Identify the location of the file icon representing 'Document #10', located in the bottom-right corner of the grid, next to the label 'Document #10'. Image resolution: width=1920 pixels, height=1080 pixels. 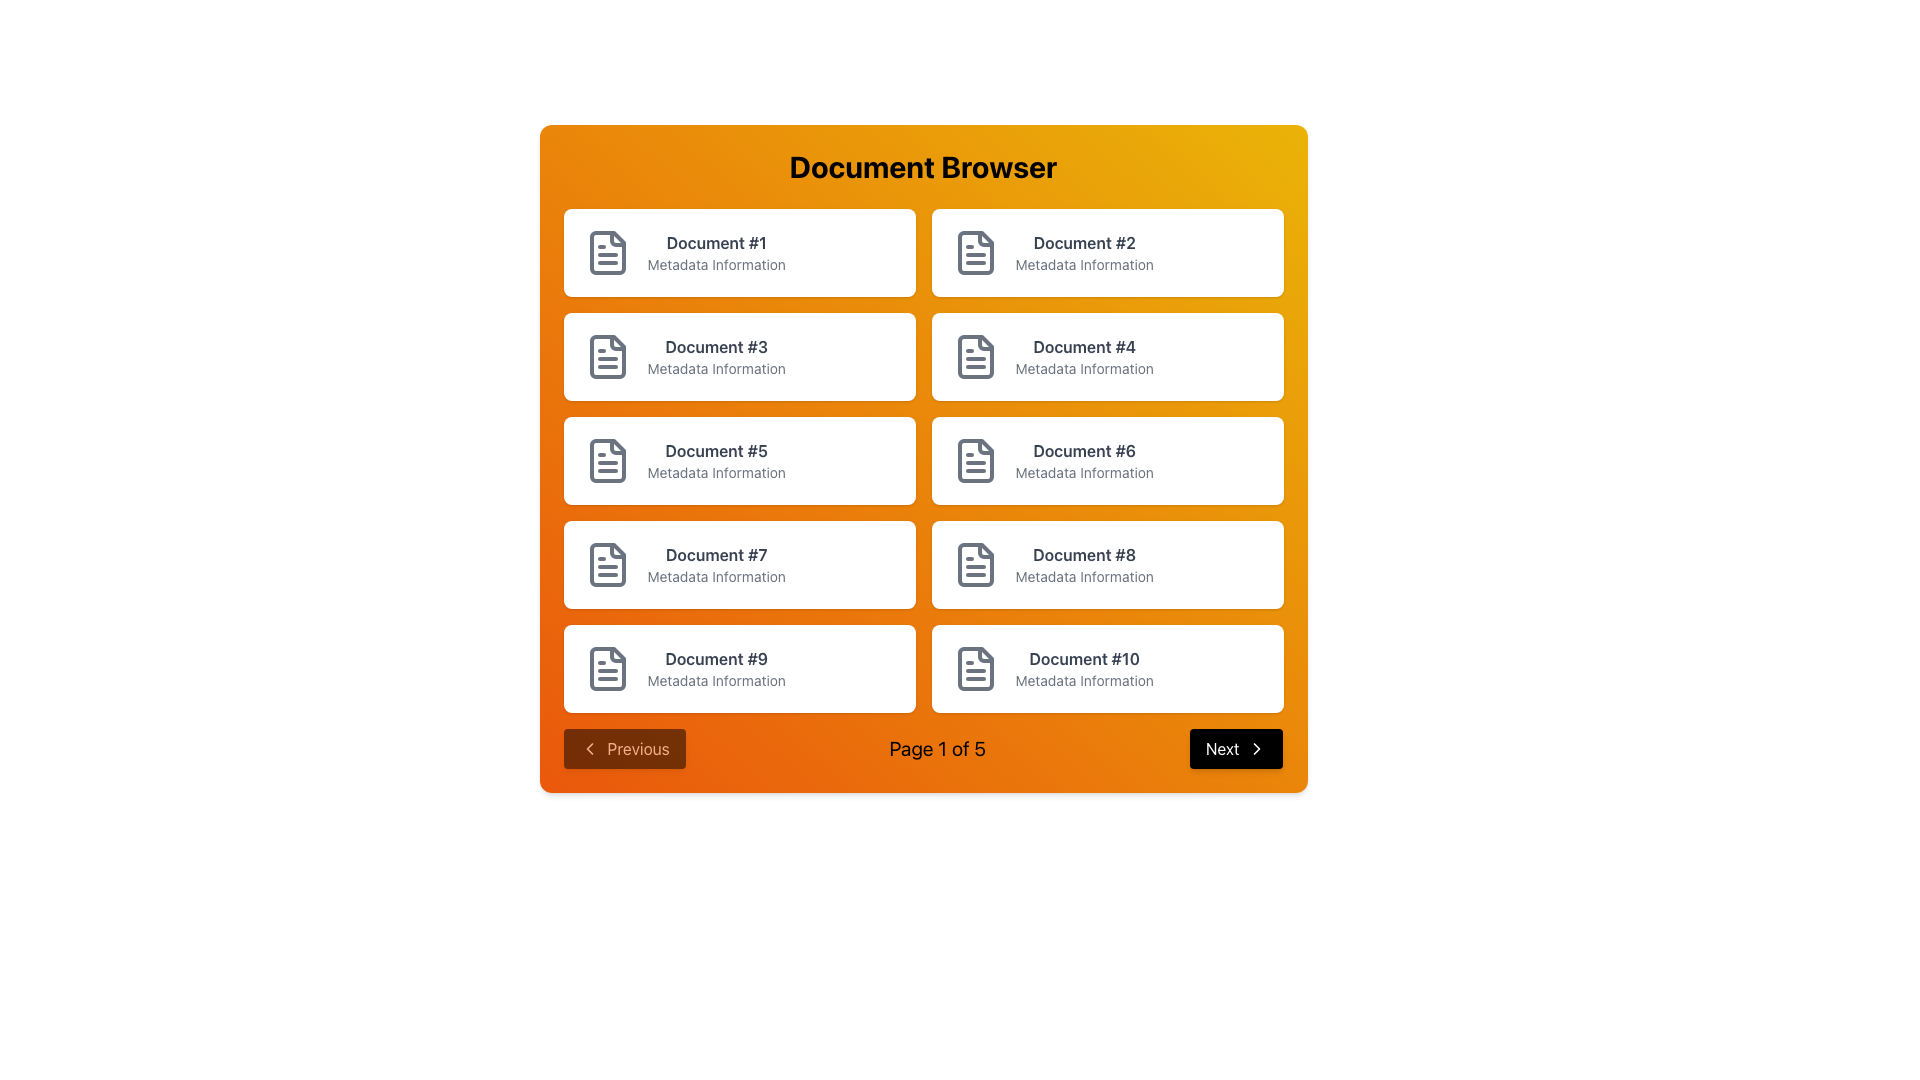
(975, 668).